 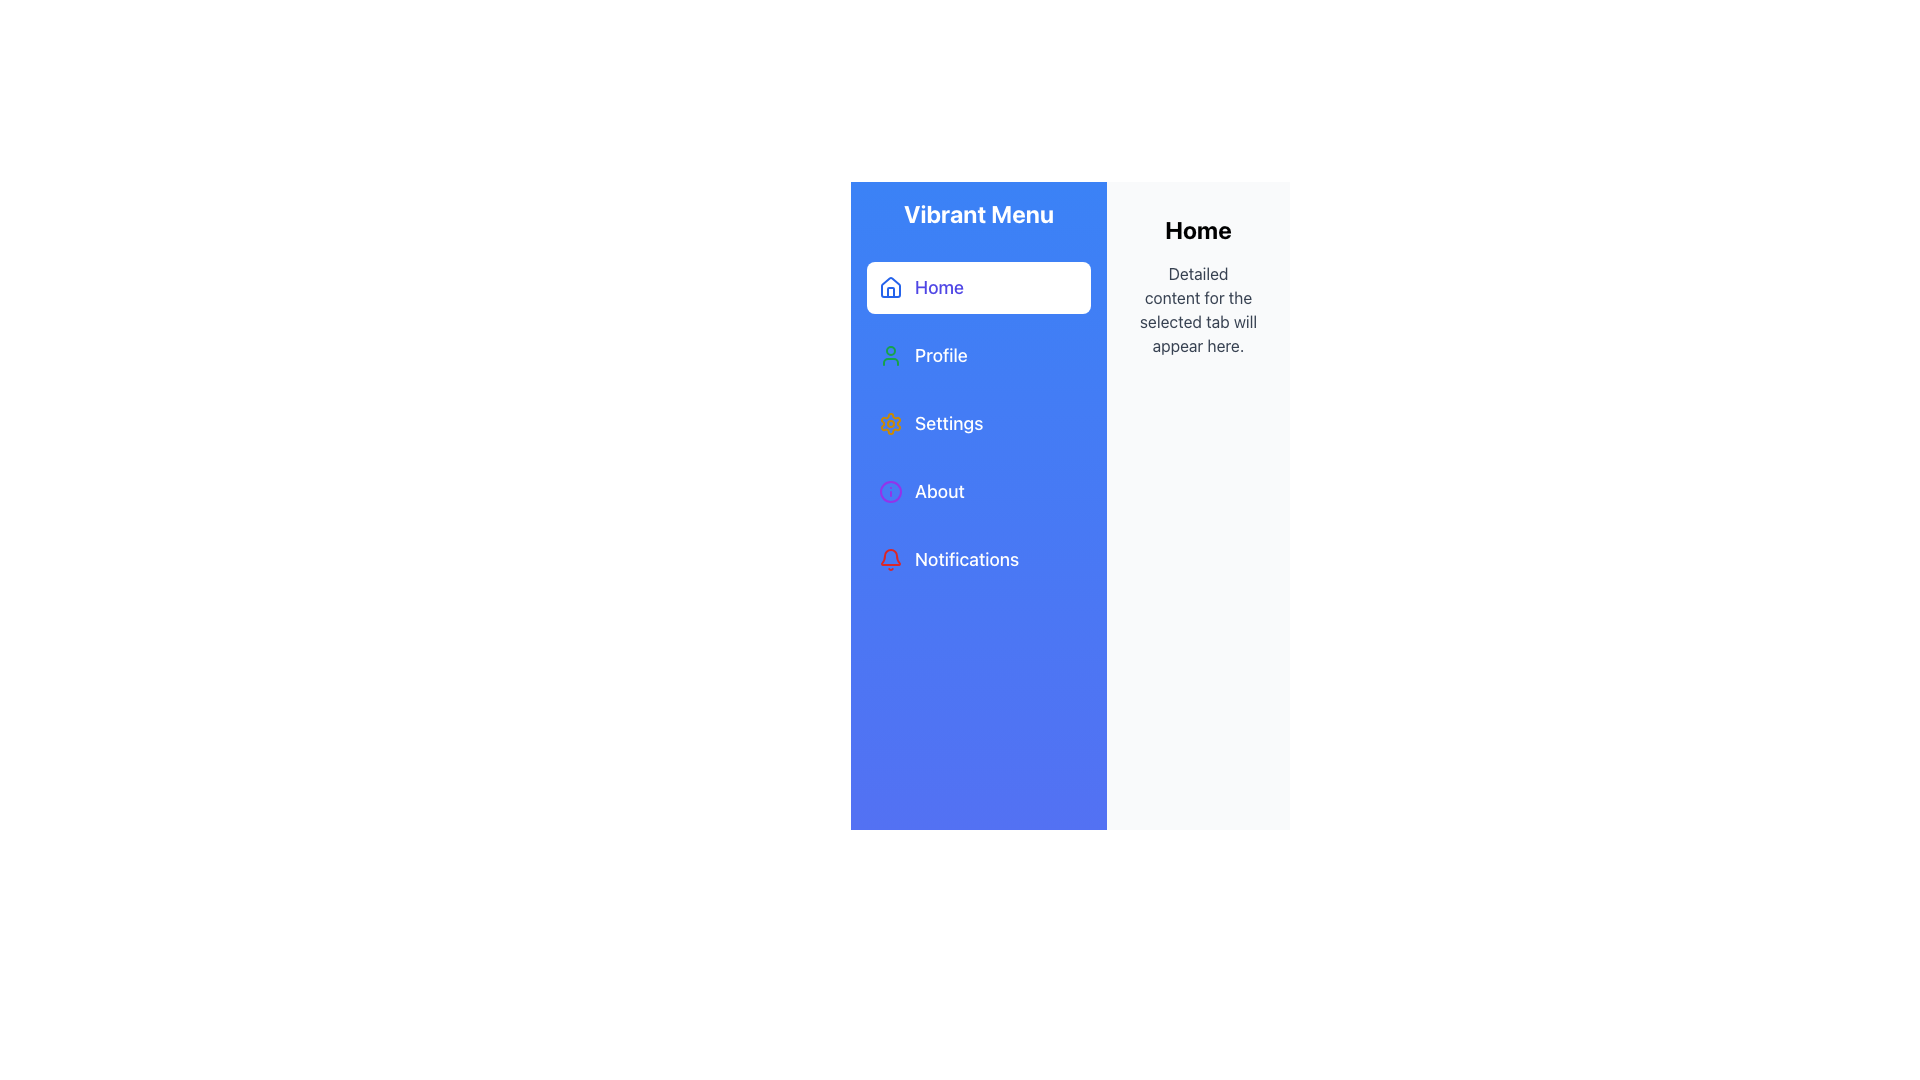 What do you see at coordinates (979, 492) in the screenshot?
I see `the 'About' button located in the sidebar of the application to change its style` at bounding box center [979, 492].